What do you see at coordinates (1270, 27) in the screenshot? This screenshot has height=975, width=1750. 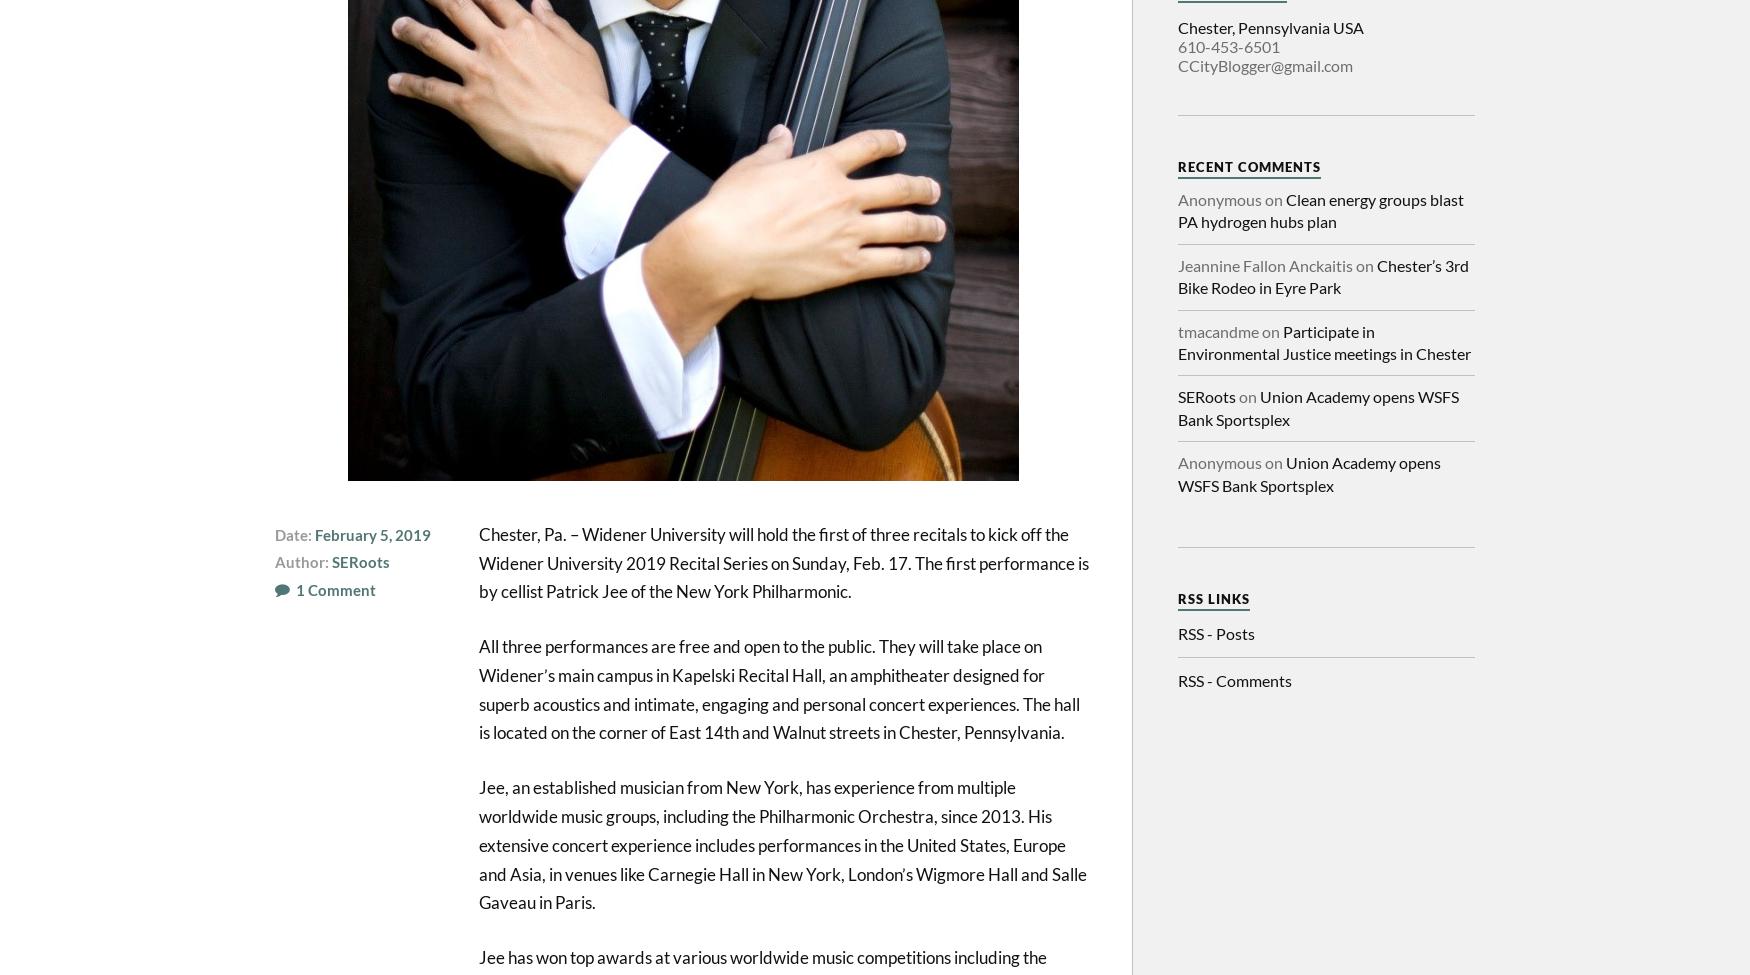 I see `'Chester, Pennsylvania USA'` at bounding box center [1270, 27].